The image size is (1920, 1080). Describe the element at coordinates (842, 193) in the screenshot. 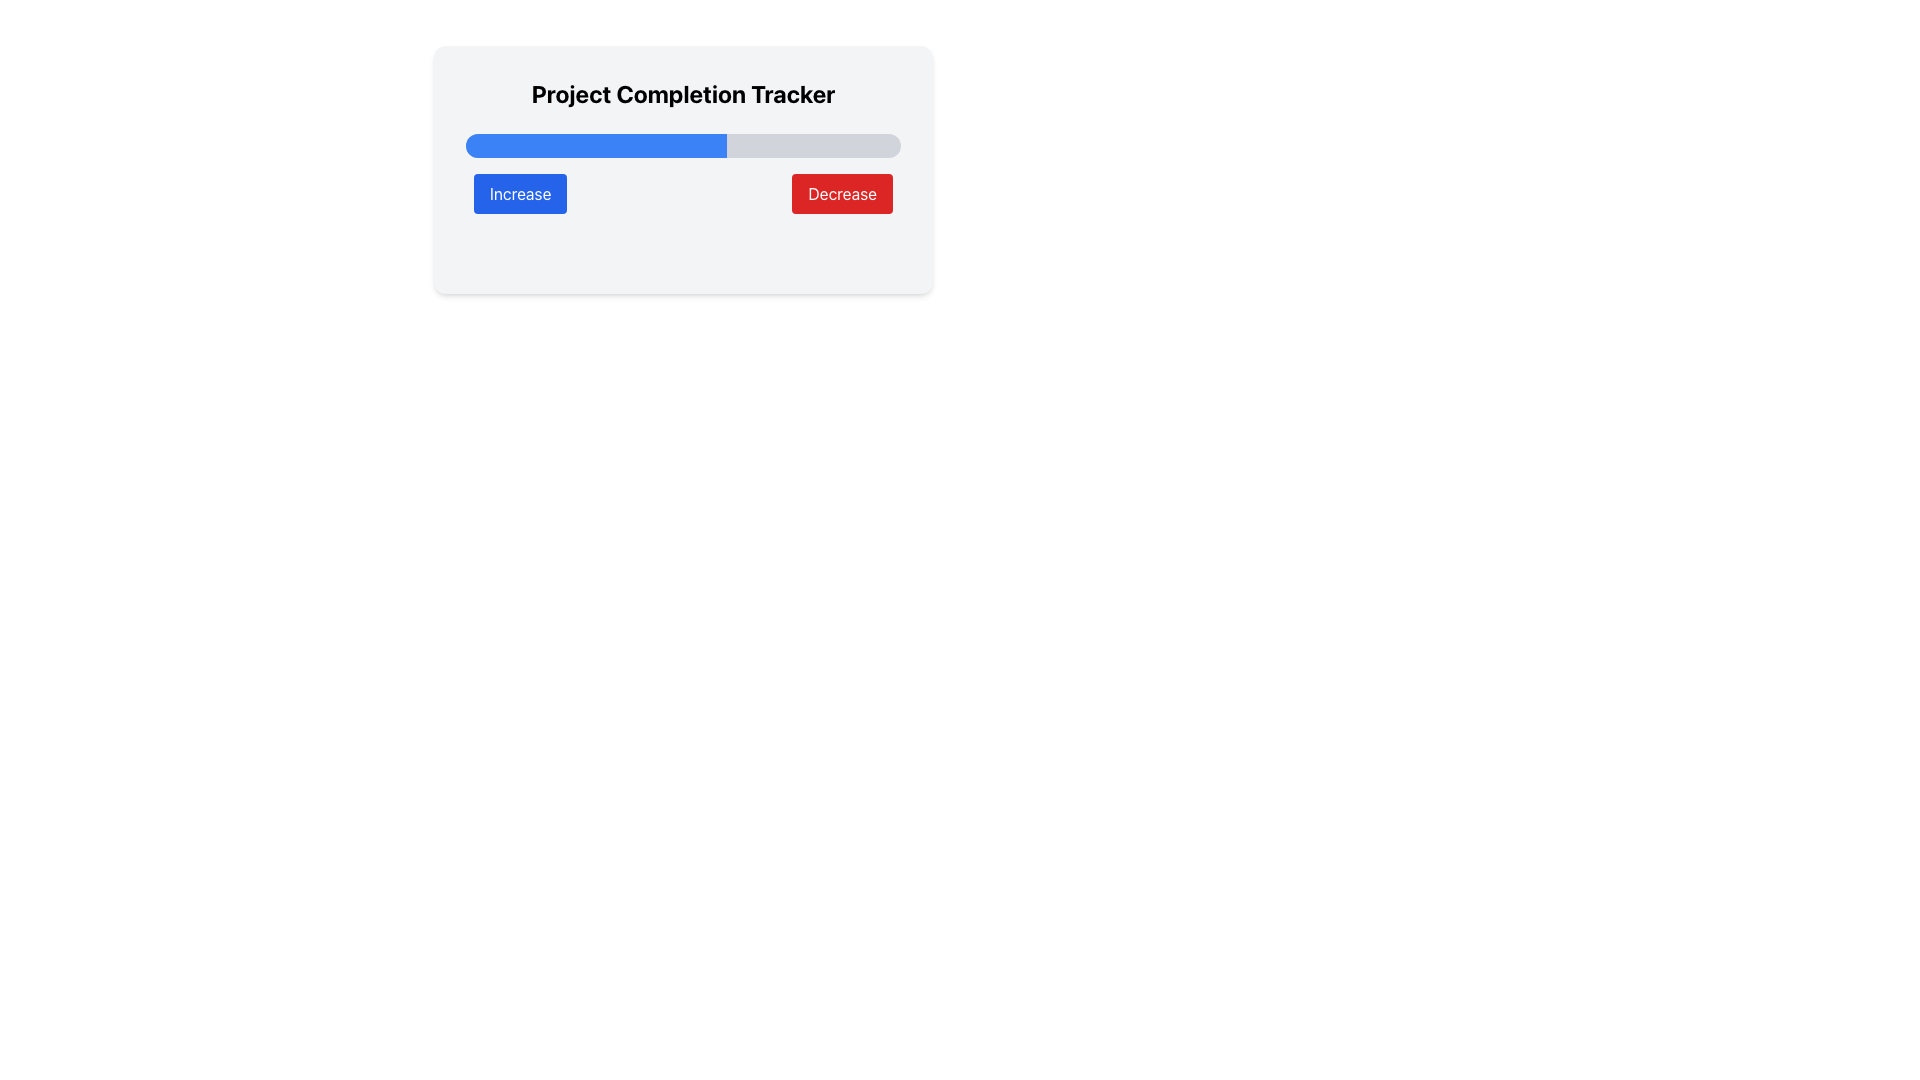

I see `the 'Decrease' button with a red background and white text located to the right of the 'Increase' button` at that location.